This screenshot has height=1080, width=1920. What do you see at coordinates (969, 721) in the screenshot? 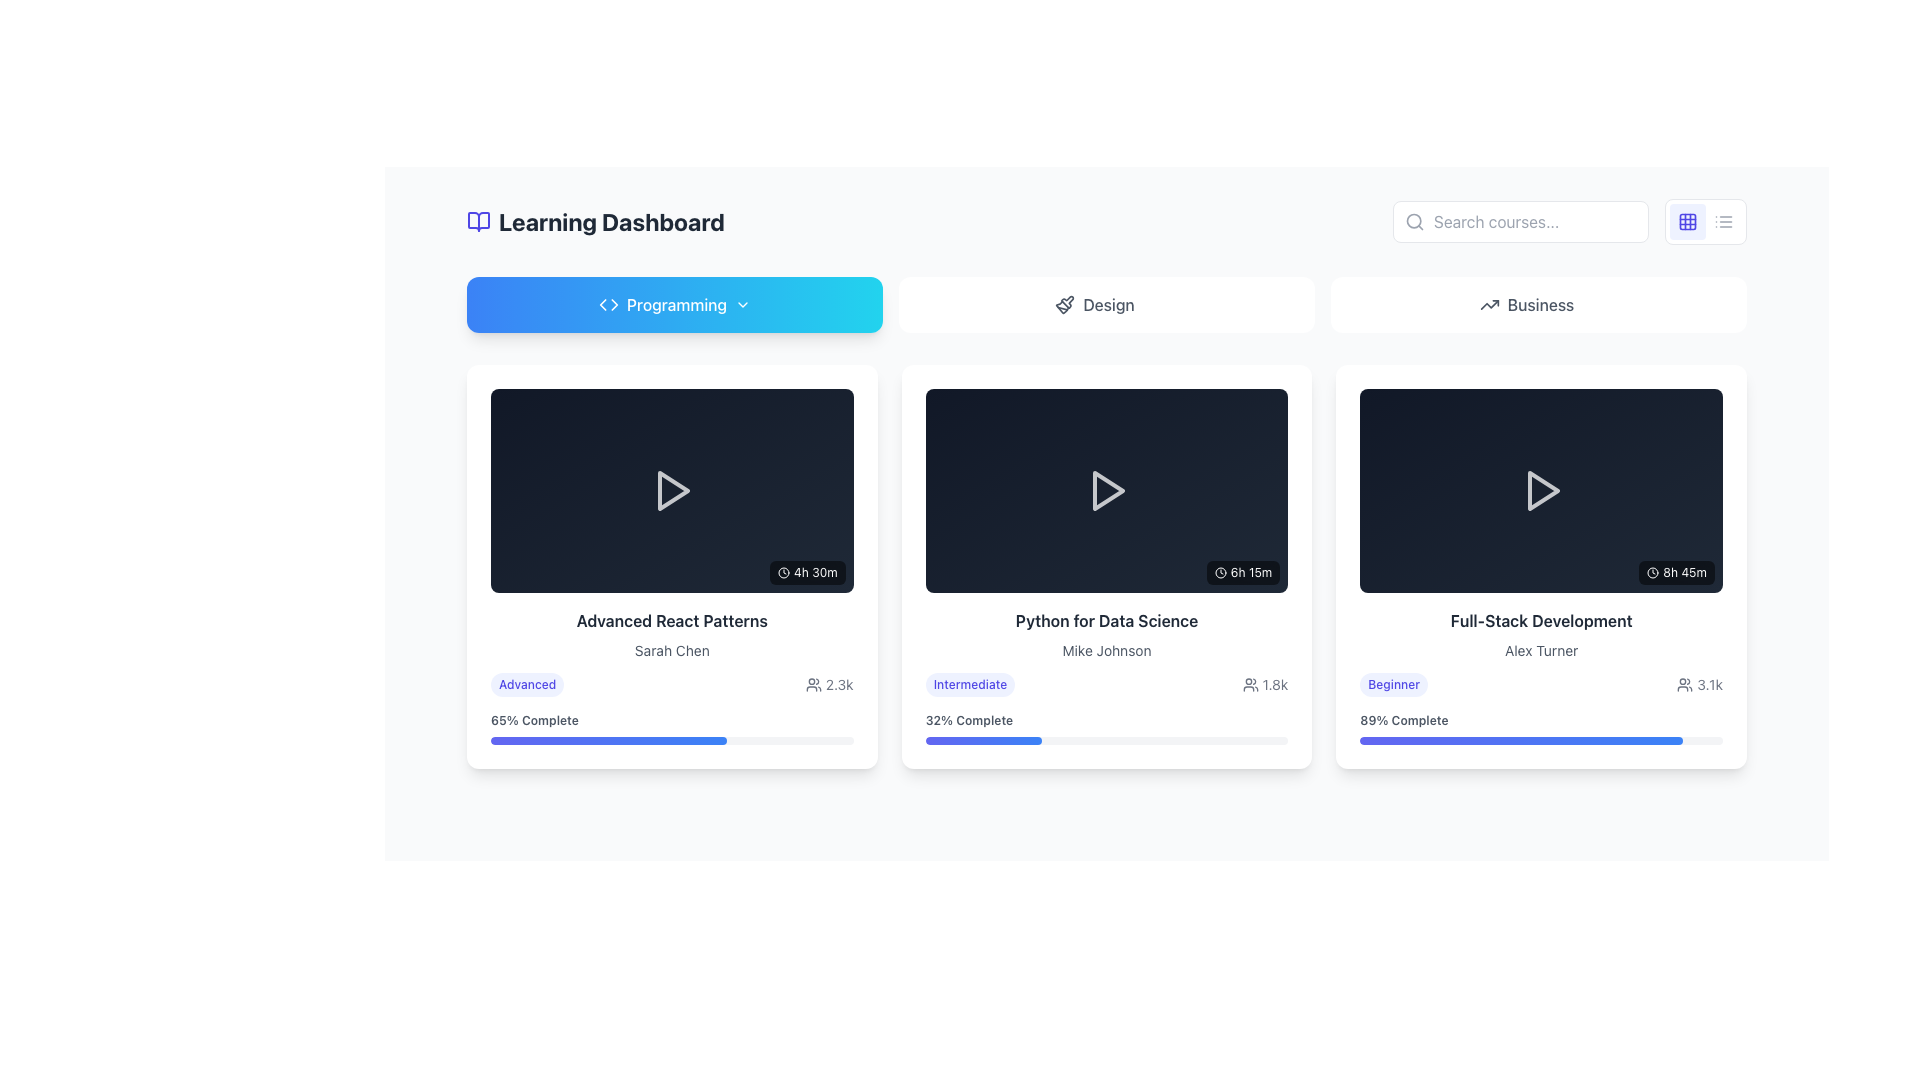
I see `the text label displaying '32% Complete' which is located above the blue progress bar in the card for 'Python for Data Science'` at bounding box center [969, 721].